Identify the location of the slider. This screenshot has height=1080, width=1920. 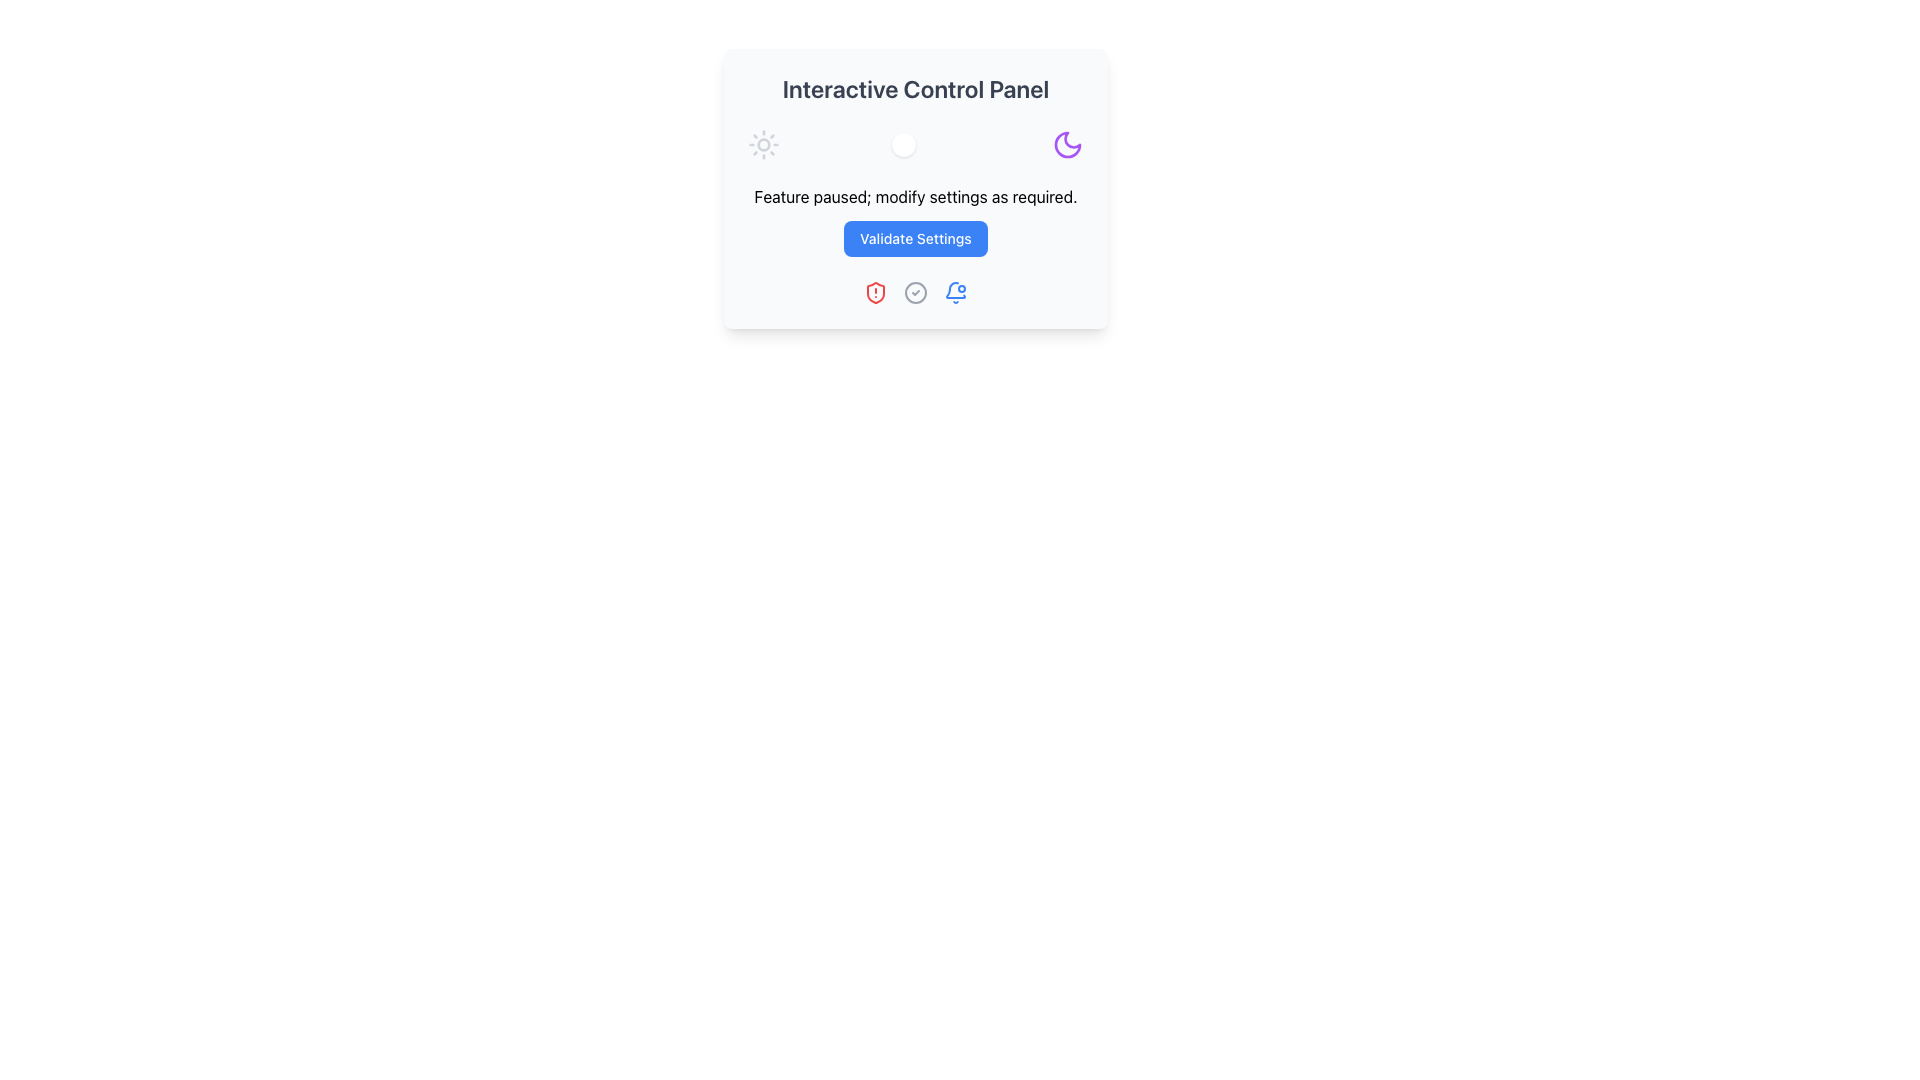
(922, 144).